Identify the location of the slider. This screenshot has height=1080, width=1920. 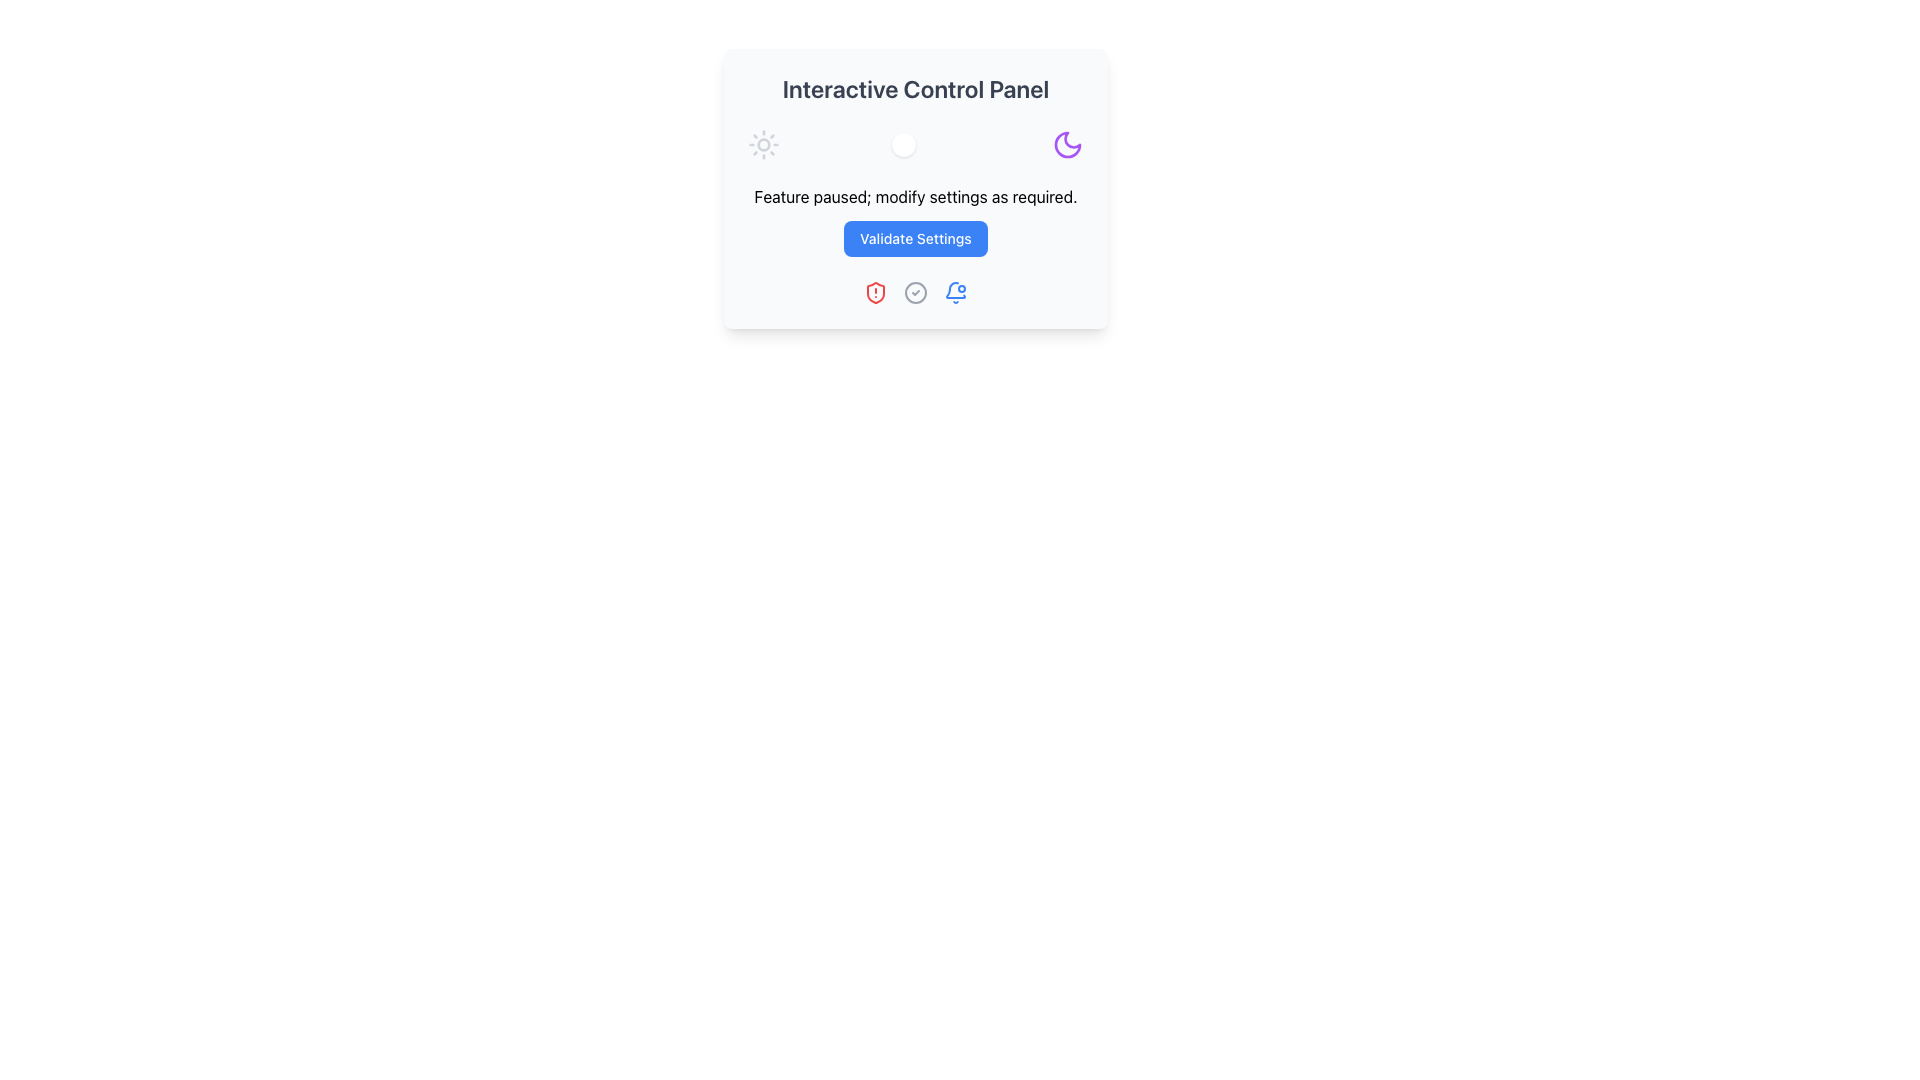
(922, 144).